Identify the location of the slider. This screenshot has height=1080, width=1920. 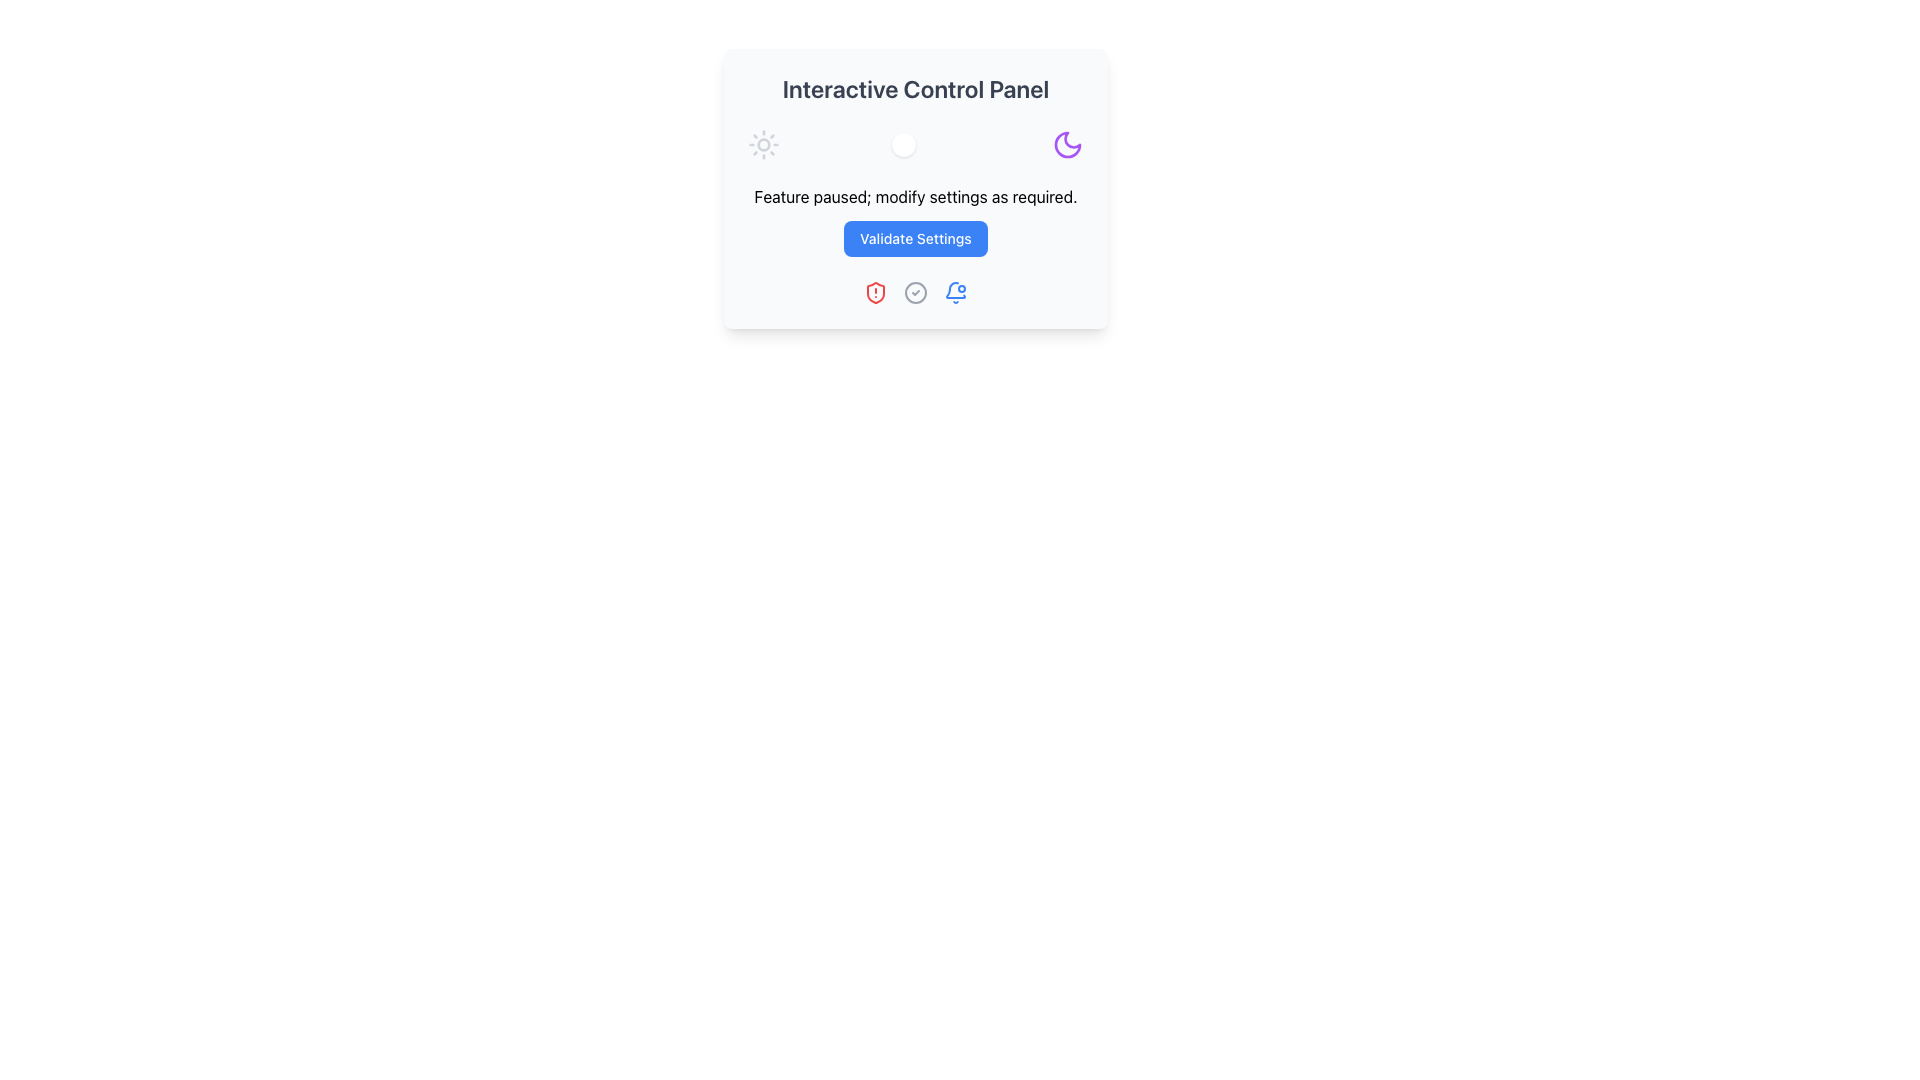
(922, 144).